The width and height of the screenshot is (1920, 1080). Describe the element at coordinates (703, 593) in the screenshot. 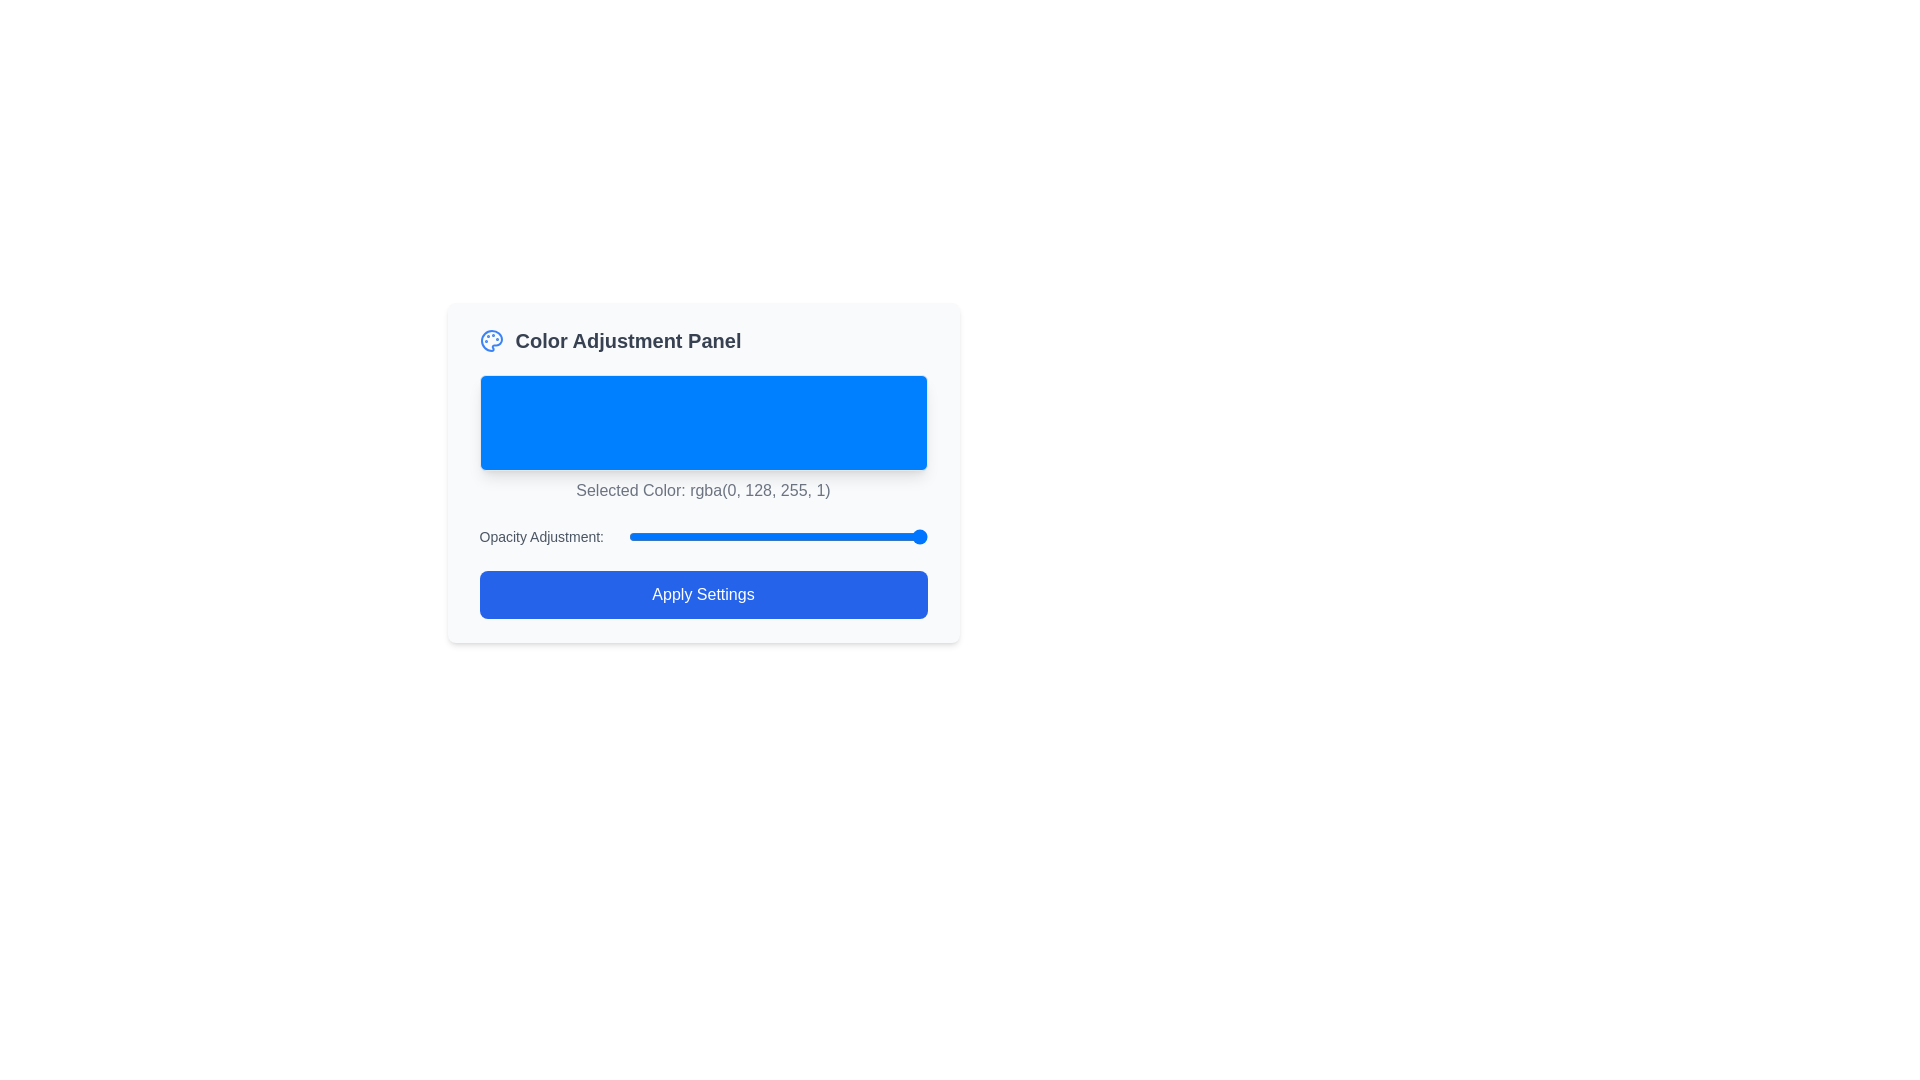

I see `the 'Apply Settings' button located at the bottom of the 'Color Adjustment Panel'` at that location.